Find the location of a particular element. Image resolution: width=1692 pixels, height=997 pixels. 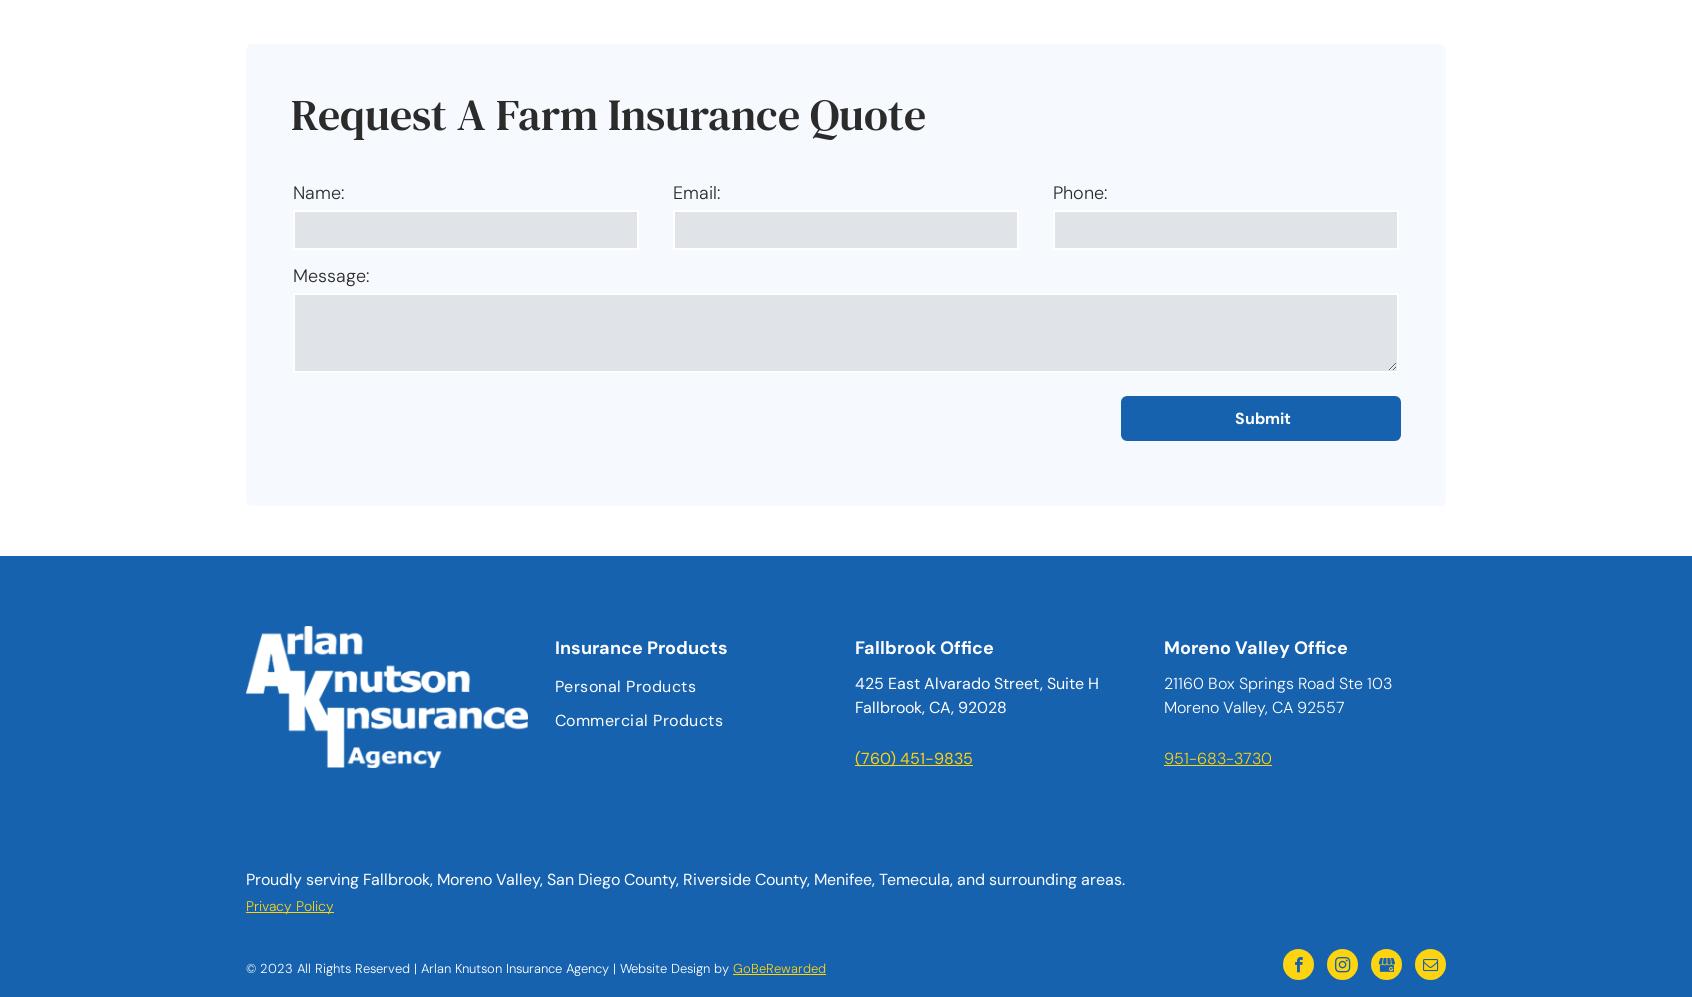

'© 2023' is located at coordinates (271, 967).